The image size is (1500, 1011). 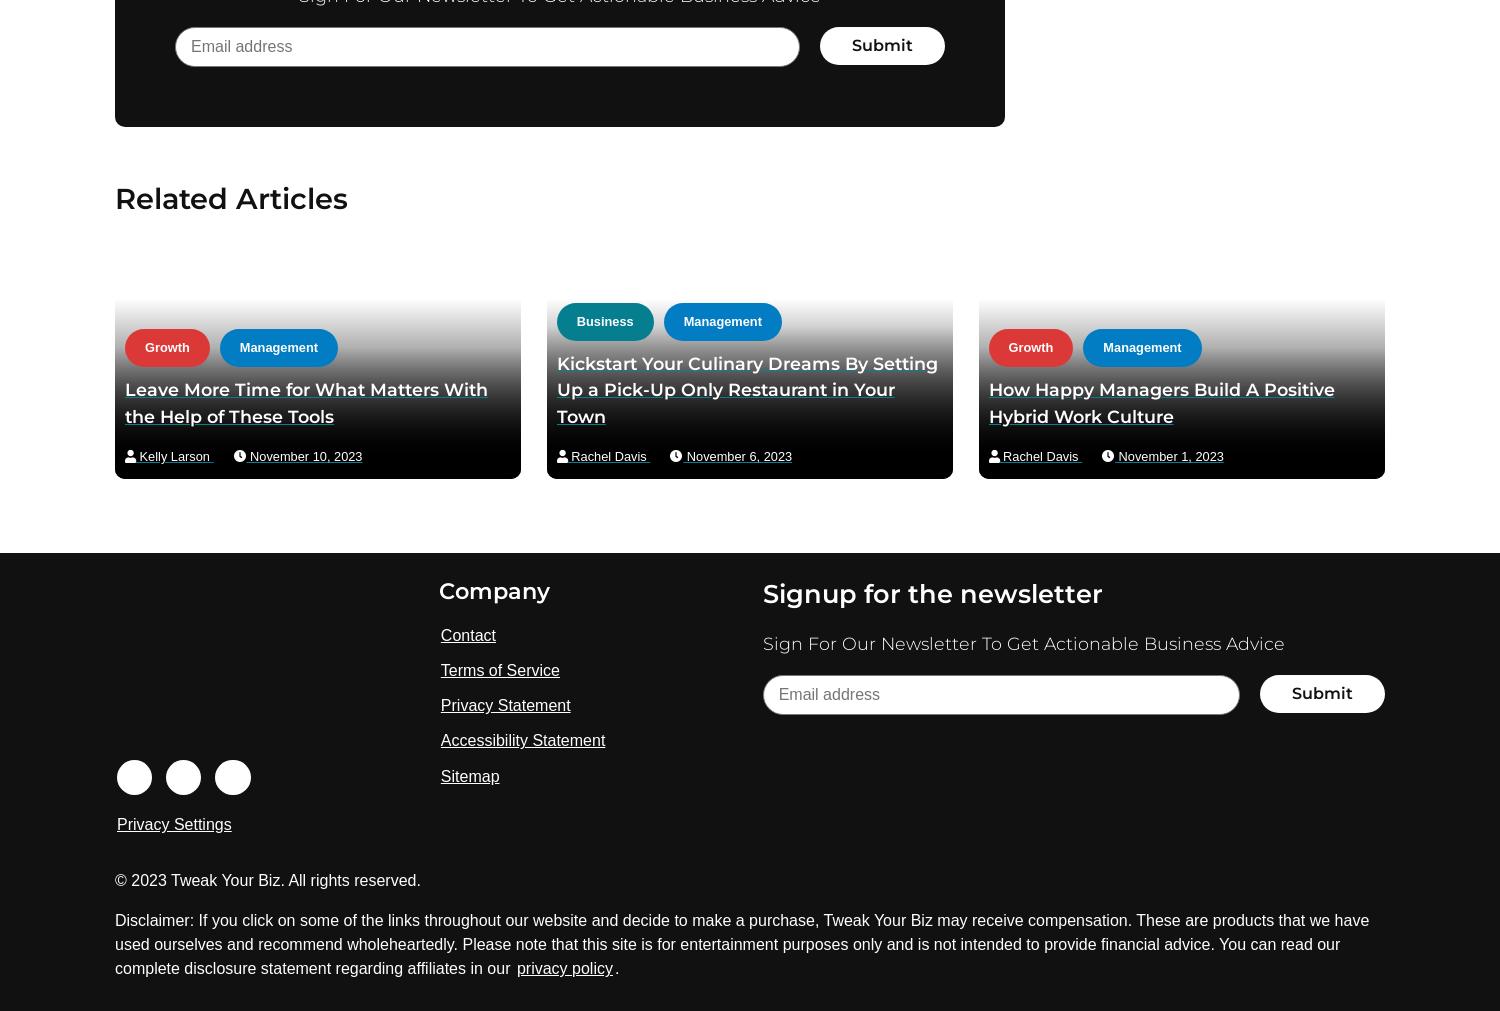 What do you see at coordinates (615, 968) in the screenshot?
I see `'.'` at bounding box center [615, 968].